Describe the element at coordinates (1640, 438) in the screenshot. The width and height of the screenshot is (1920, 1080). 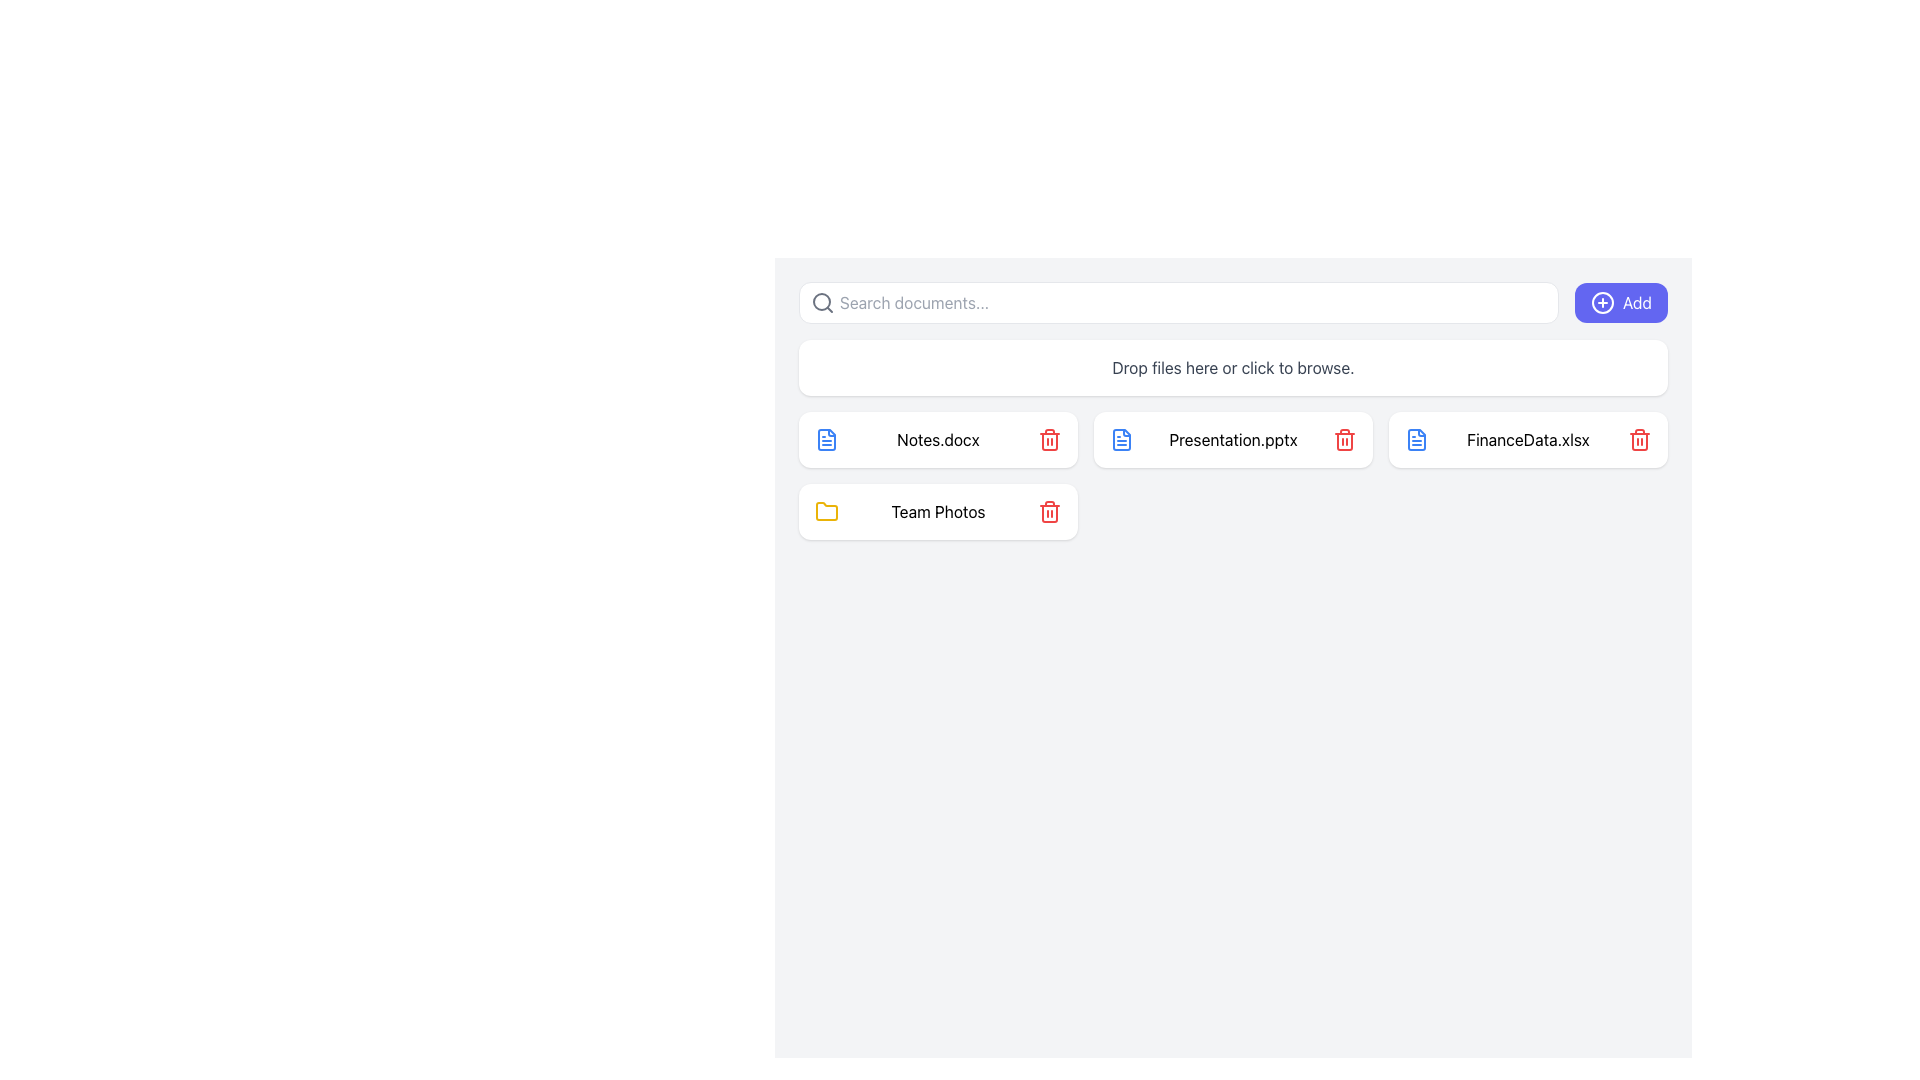
I see `the small red trash bin icon, which serves as the delete button, located on the far right side of the horizontal box labeled 'FinanceData.xlsx'` at that location.